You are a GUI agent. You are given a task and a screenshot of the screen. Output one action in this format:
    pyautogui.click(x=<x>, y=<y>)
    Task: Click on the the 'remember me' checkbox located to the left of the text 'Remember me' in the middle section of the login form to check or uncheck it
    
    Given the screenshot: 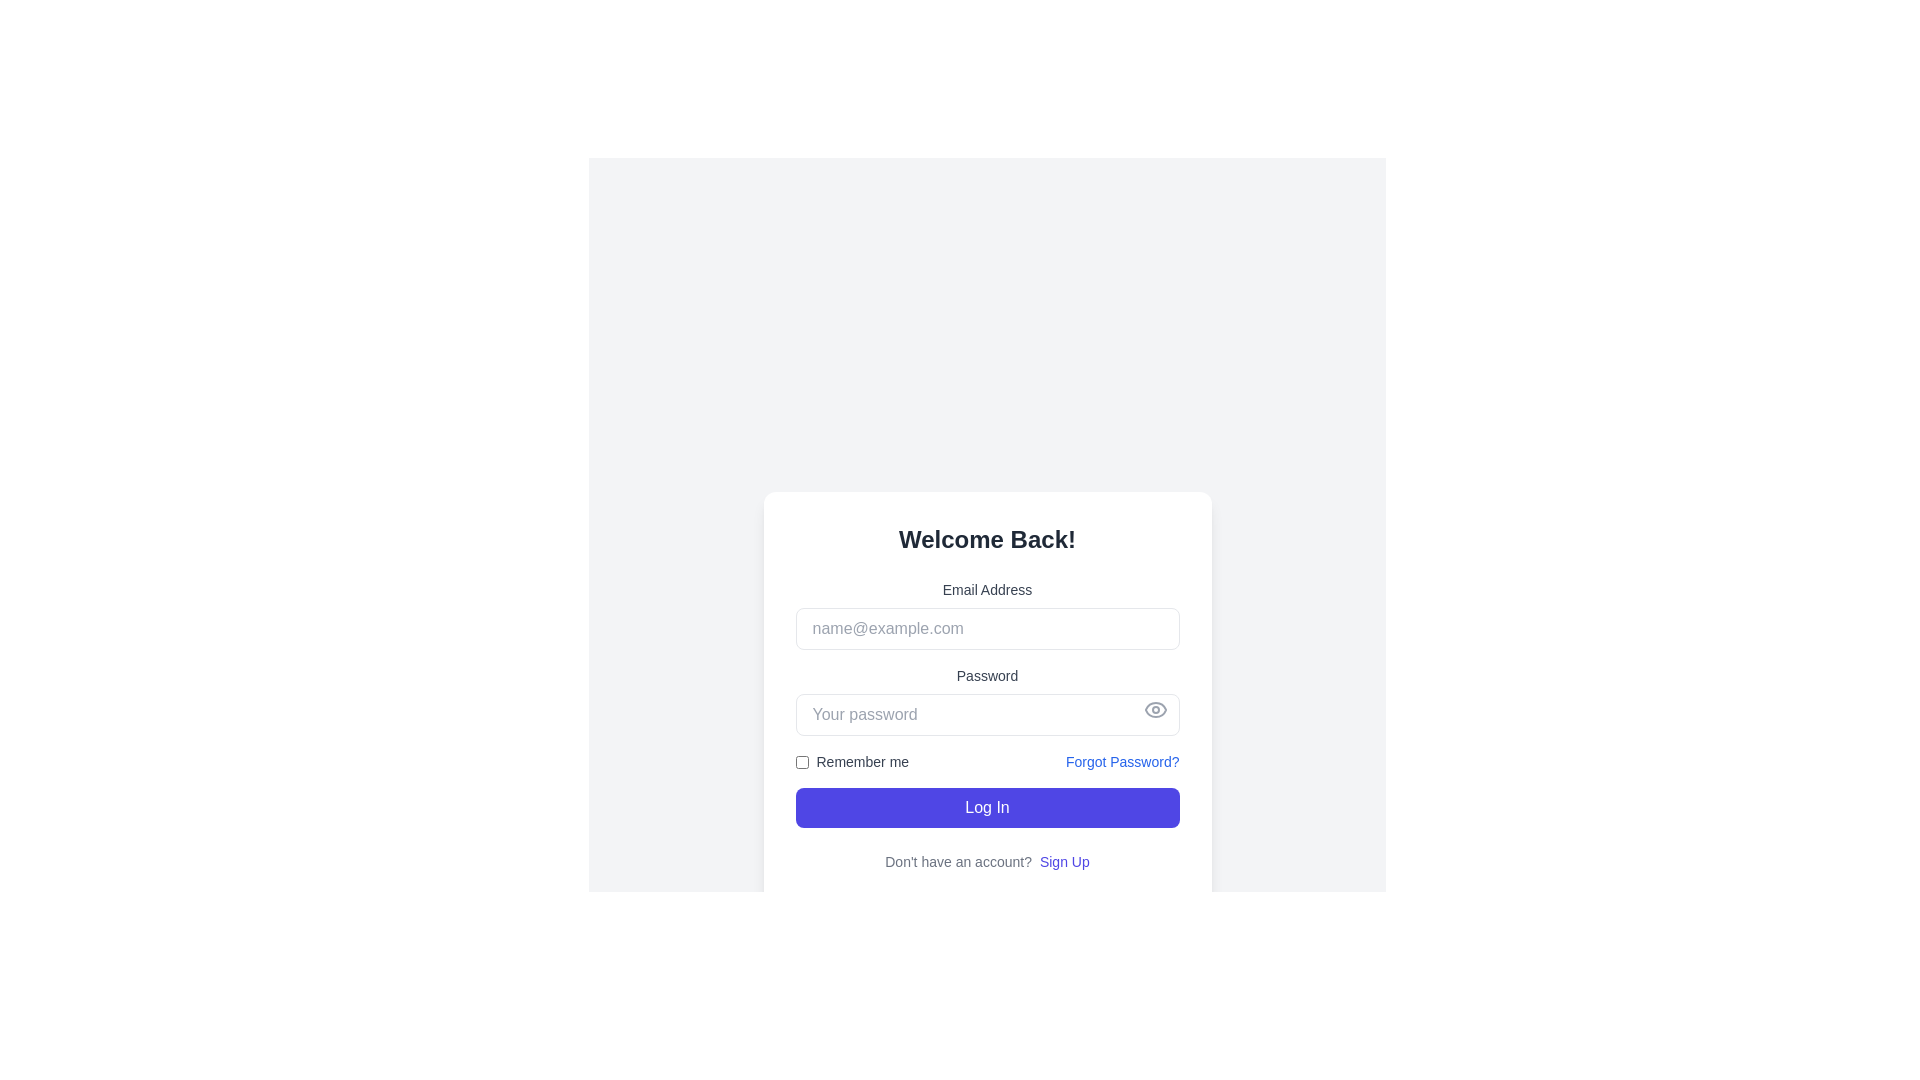 What is the action you would take?
    pyautogui.click(x=801, y=762)
    